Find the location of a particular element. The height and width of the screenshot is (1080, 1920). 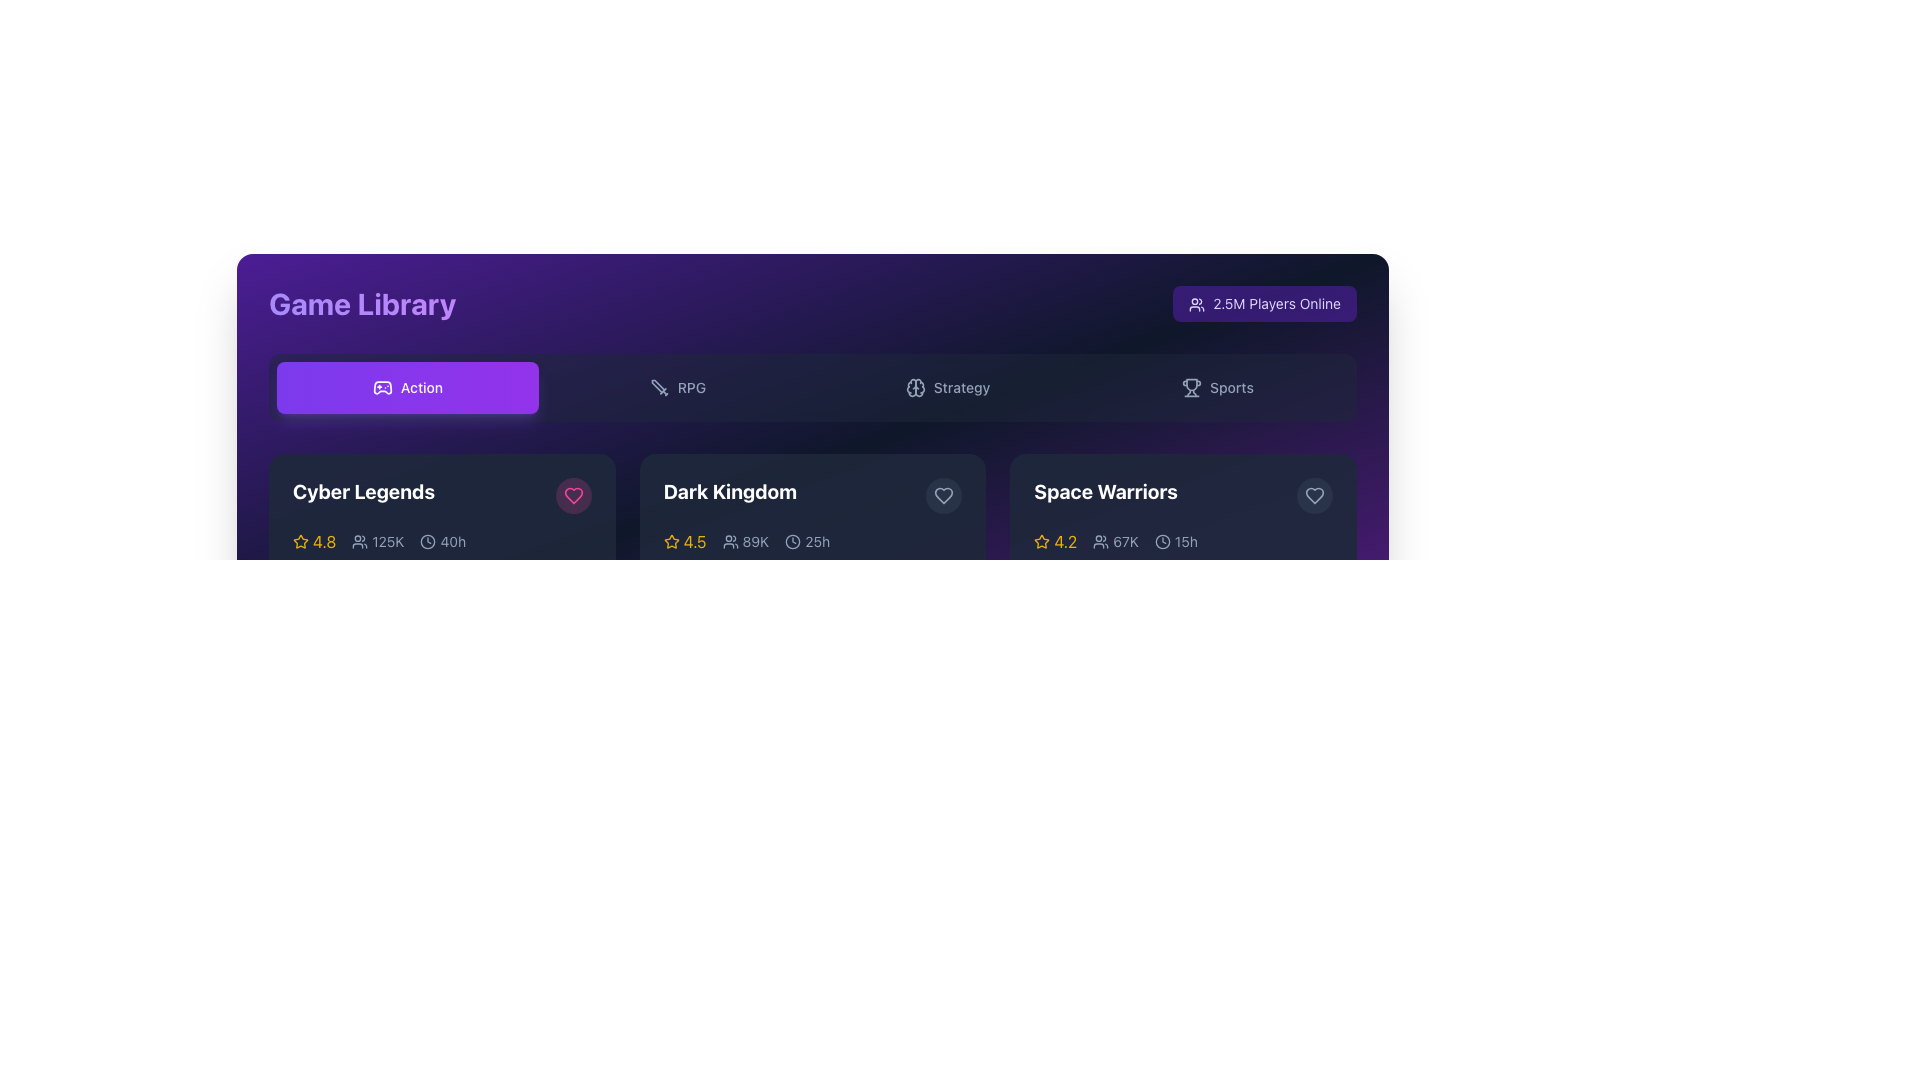

the text and icon pair indicating estimated time for 'Cyber Legends' located in the bottom row of indicators following the user count '125K' is located at coordinates (441, 542).